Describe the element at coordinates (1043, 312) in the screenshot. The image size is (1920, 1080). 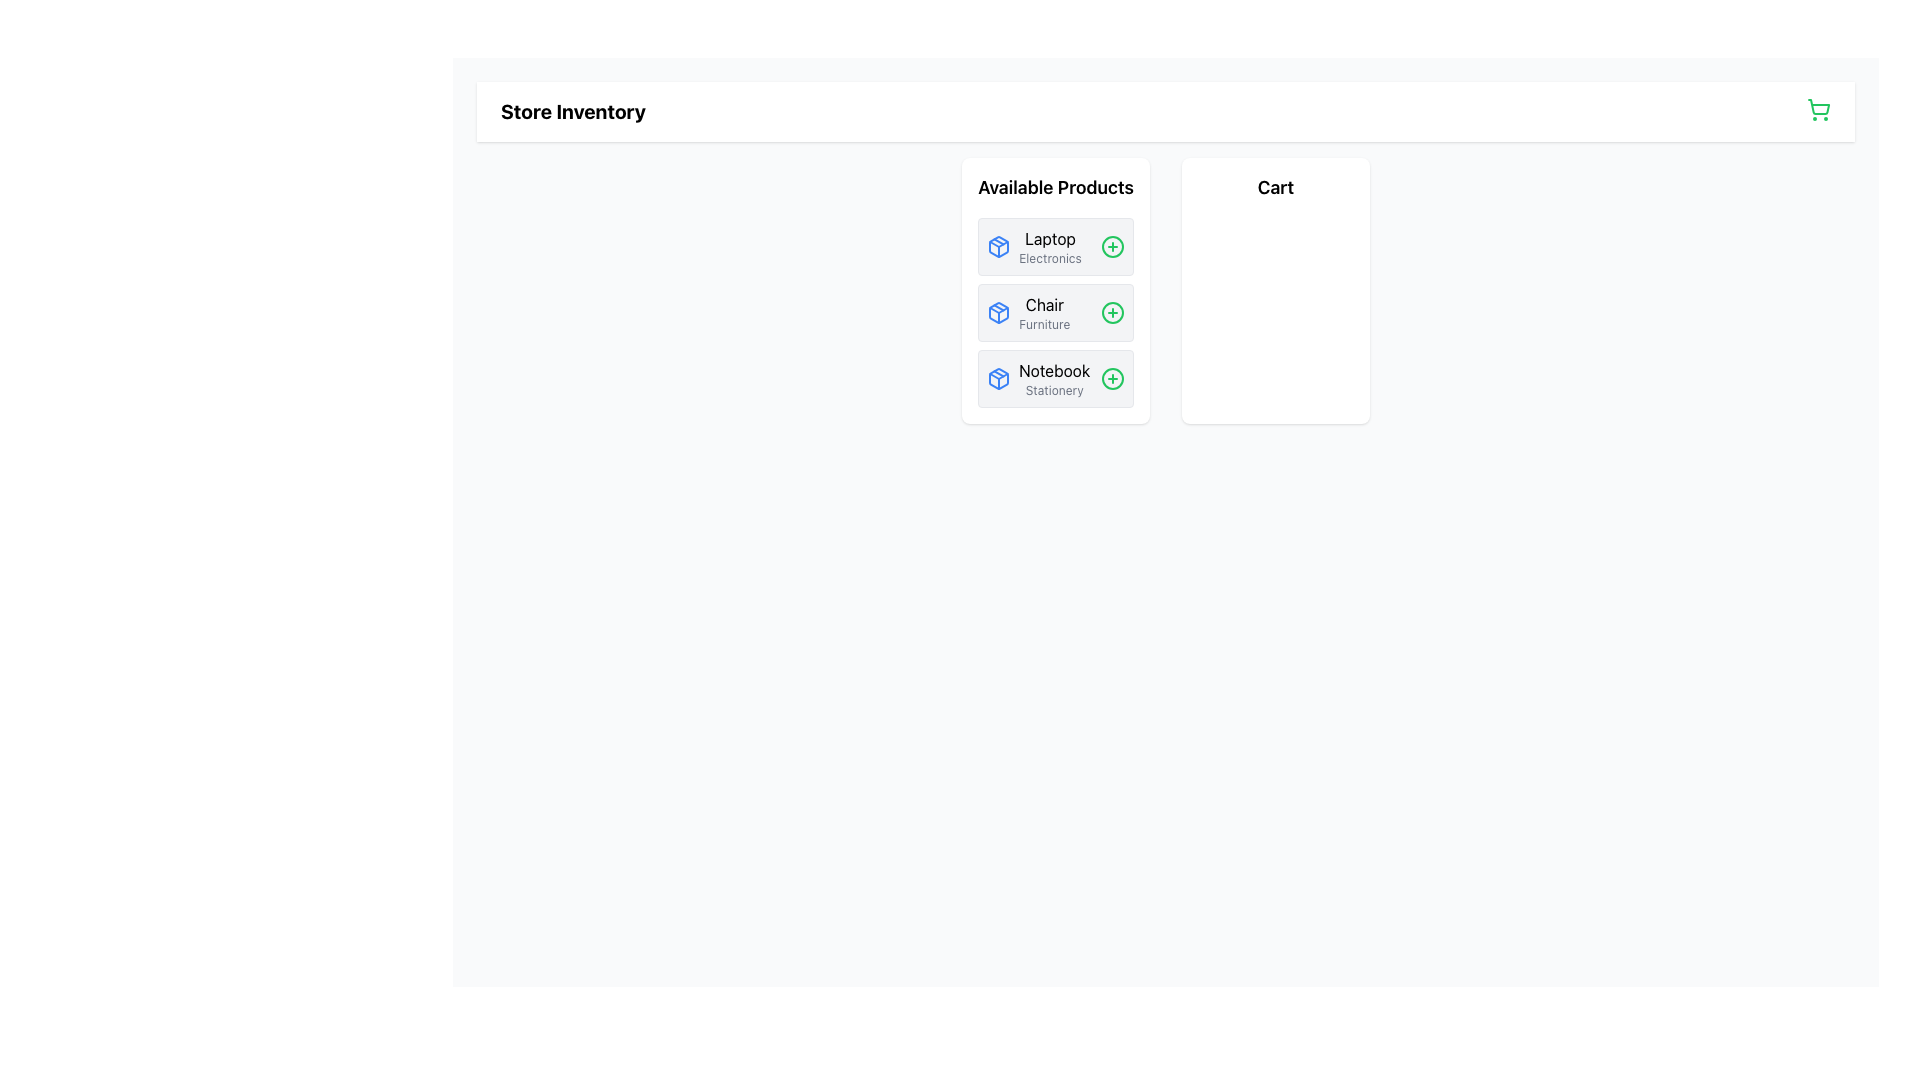
I see `the 'Chair' product label in the 'Available Products' column, which is positioned between 'Laptop Electronics' and 'Notebook Stationery'` at that location.